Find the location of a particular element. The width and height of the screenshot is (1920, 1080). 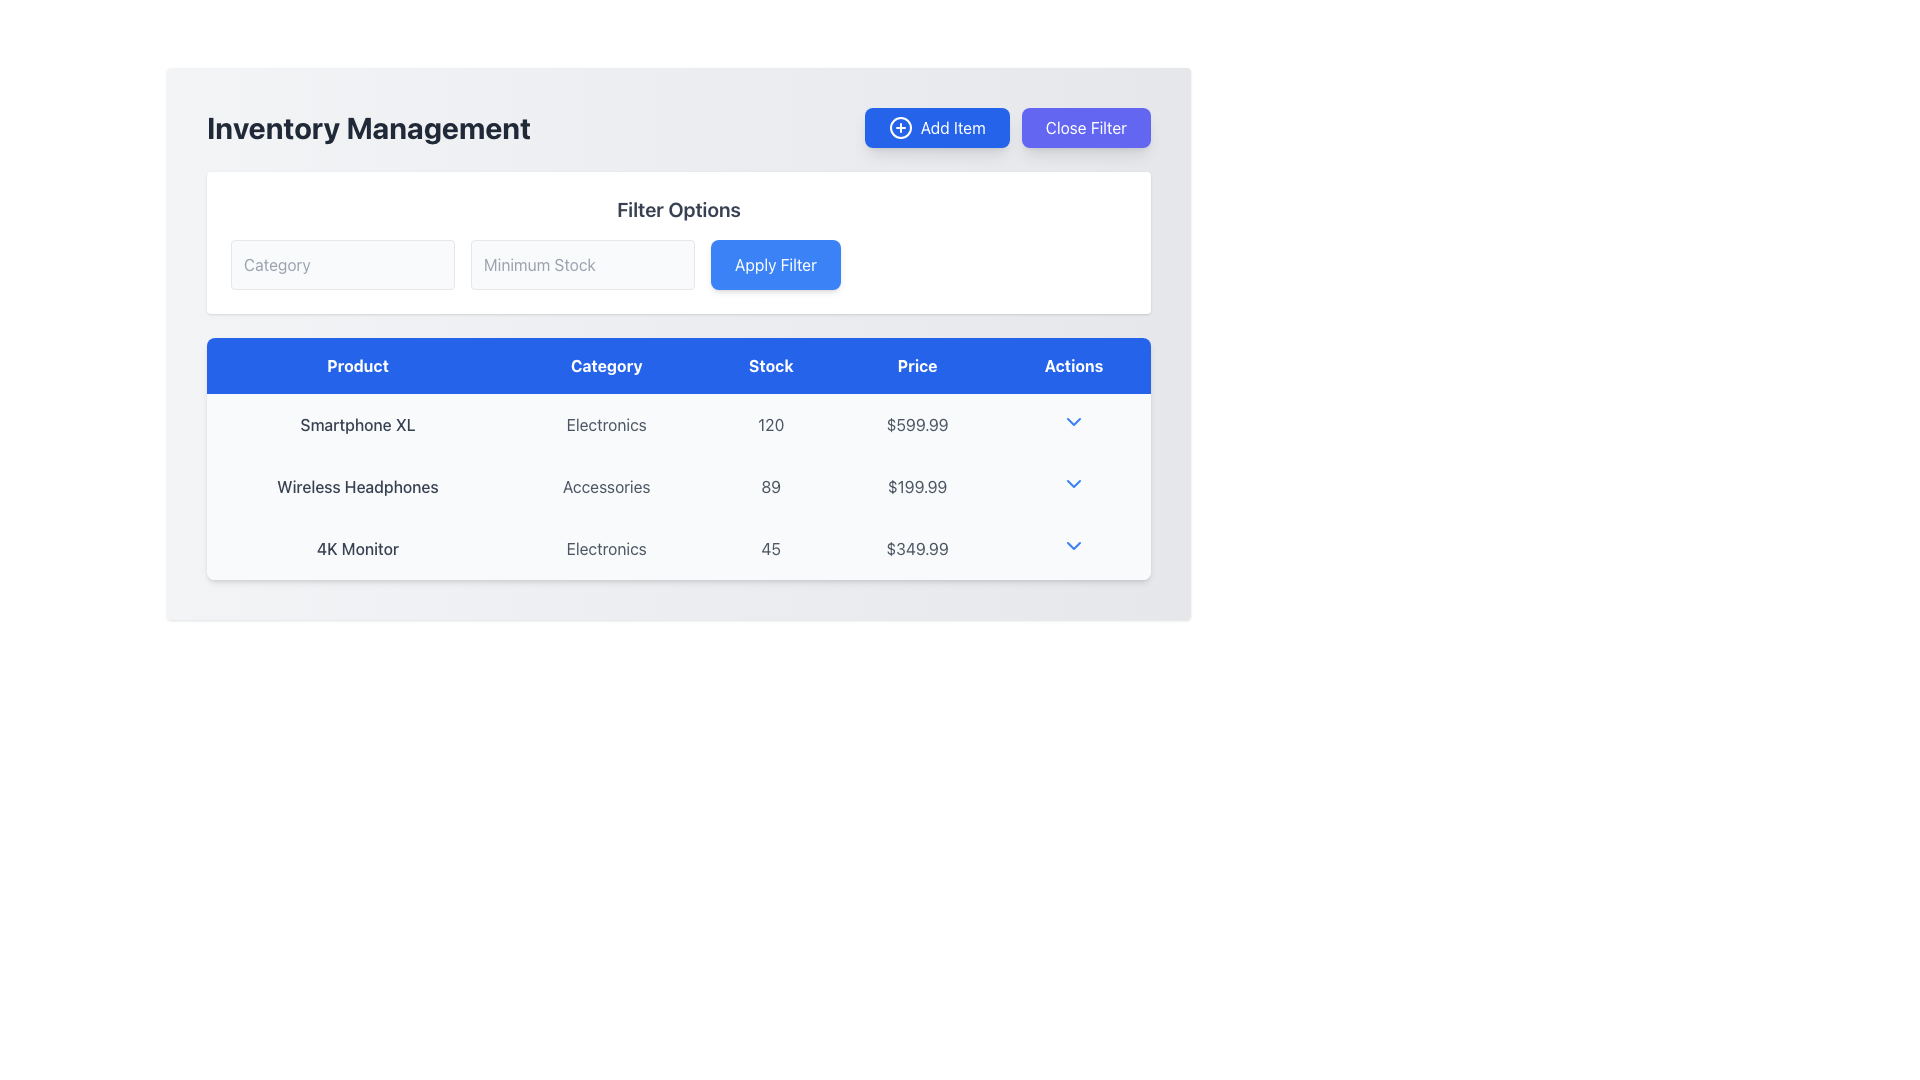

the 'Add Item' button located on the right side of the header area, next to the 'Inventory Management' title, to initiate the addition of an item is located at coordinates (1007, 127).